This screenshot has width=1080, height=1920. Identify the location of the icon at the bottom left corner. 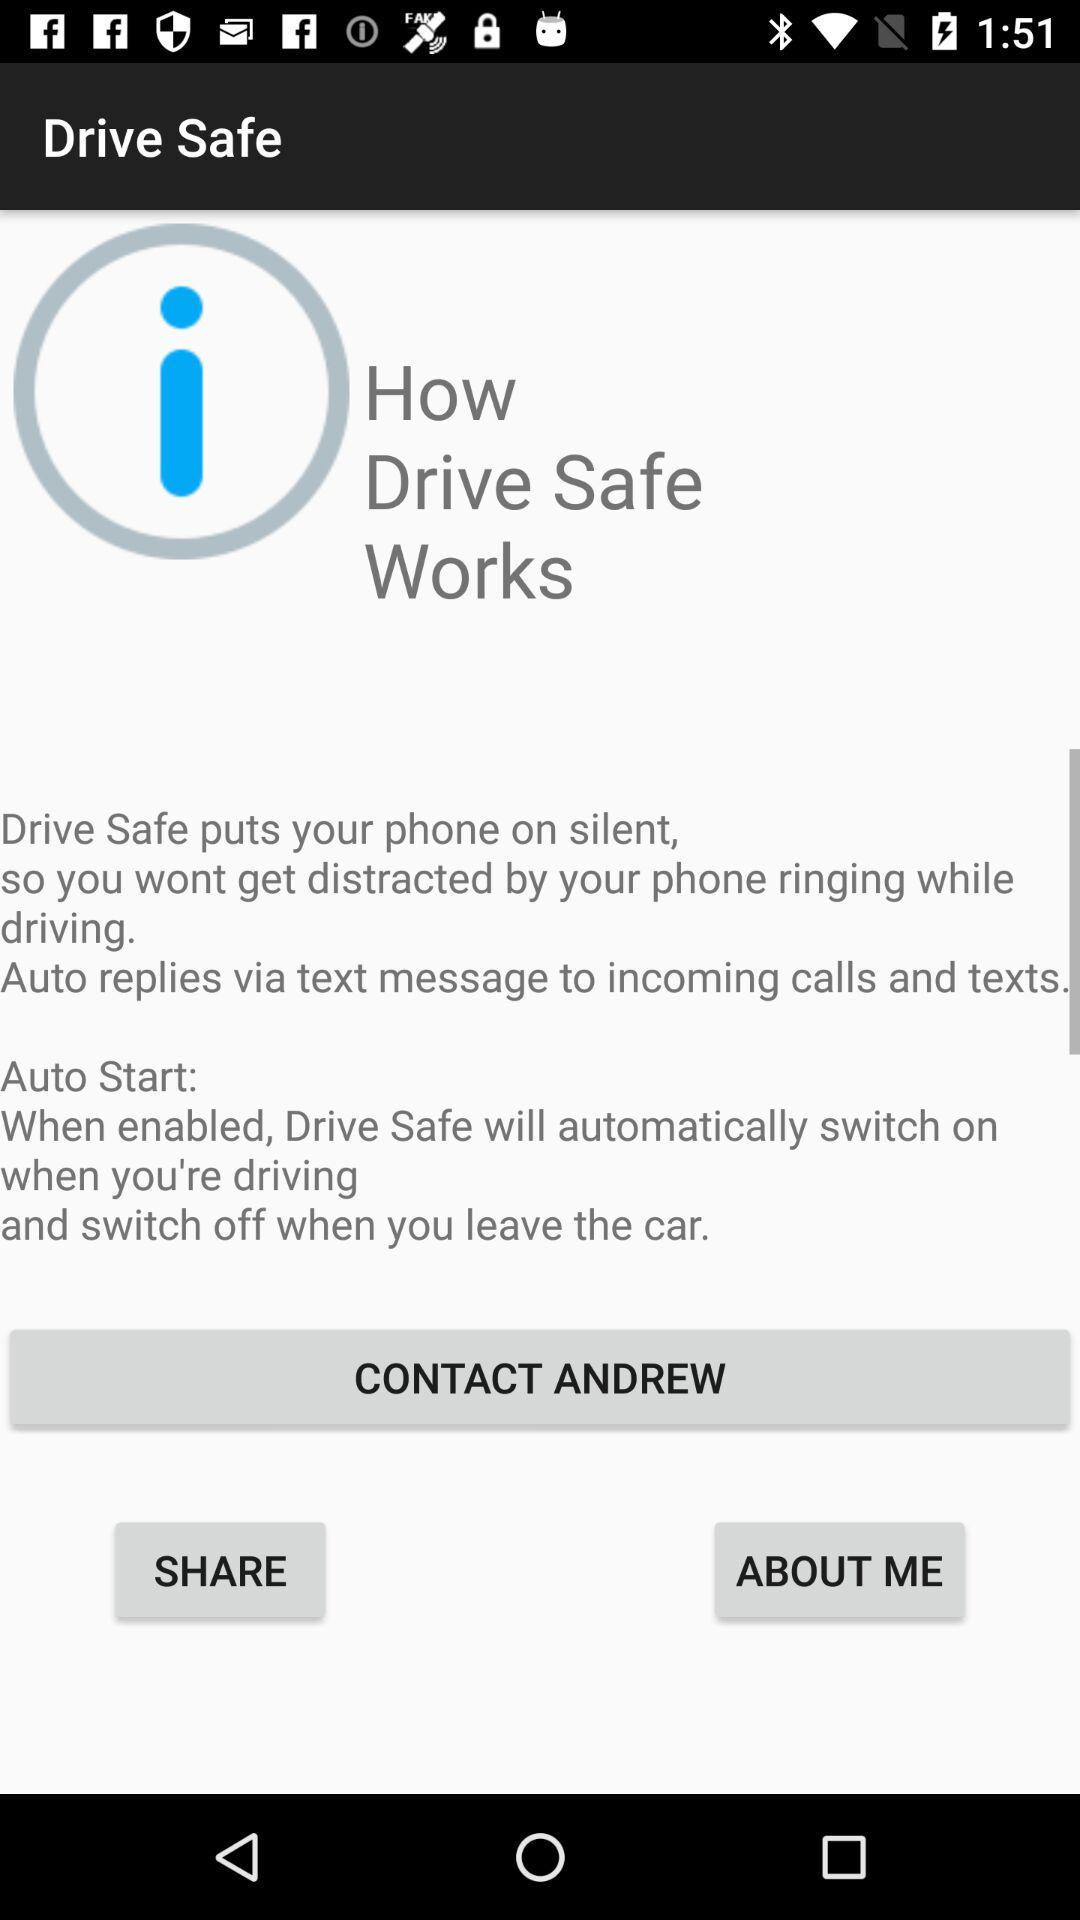
(220, 1568).